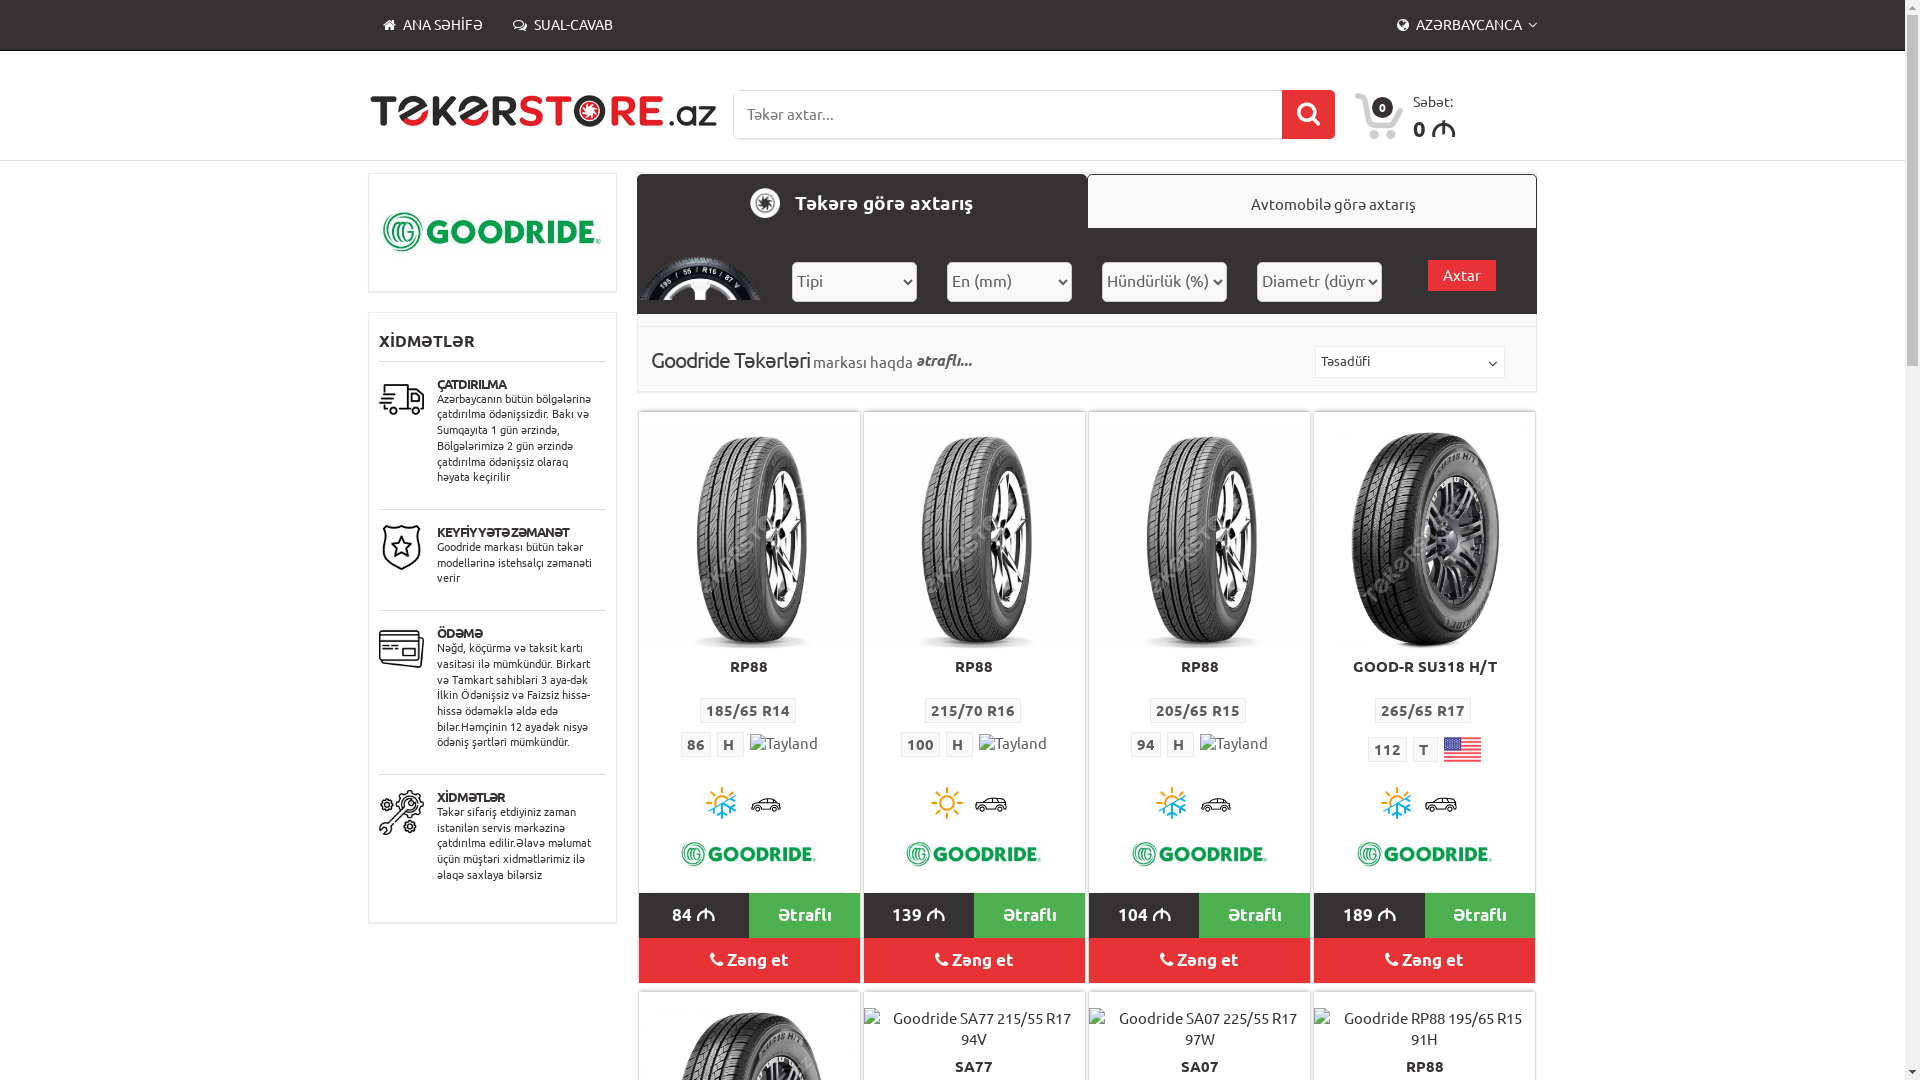  What do you see at coordinates (1314, 537) in the screenshot?
I see `'Goodride SU318 H/T 265/65 R17 112T'` at bounding box center [1314, 537].